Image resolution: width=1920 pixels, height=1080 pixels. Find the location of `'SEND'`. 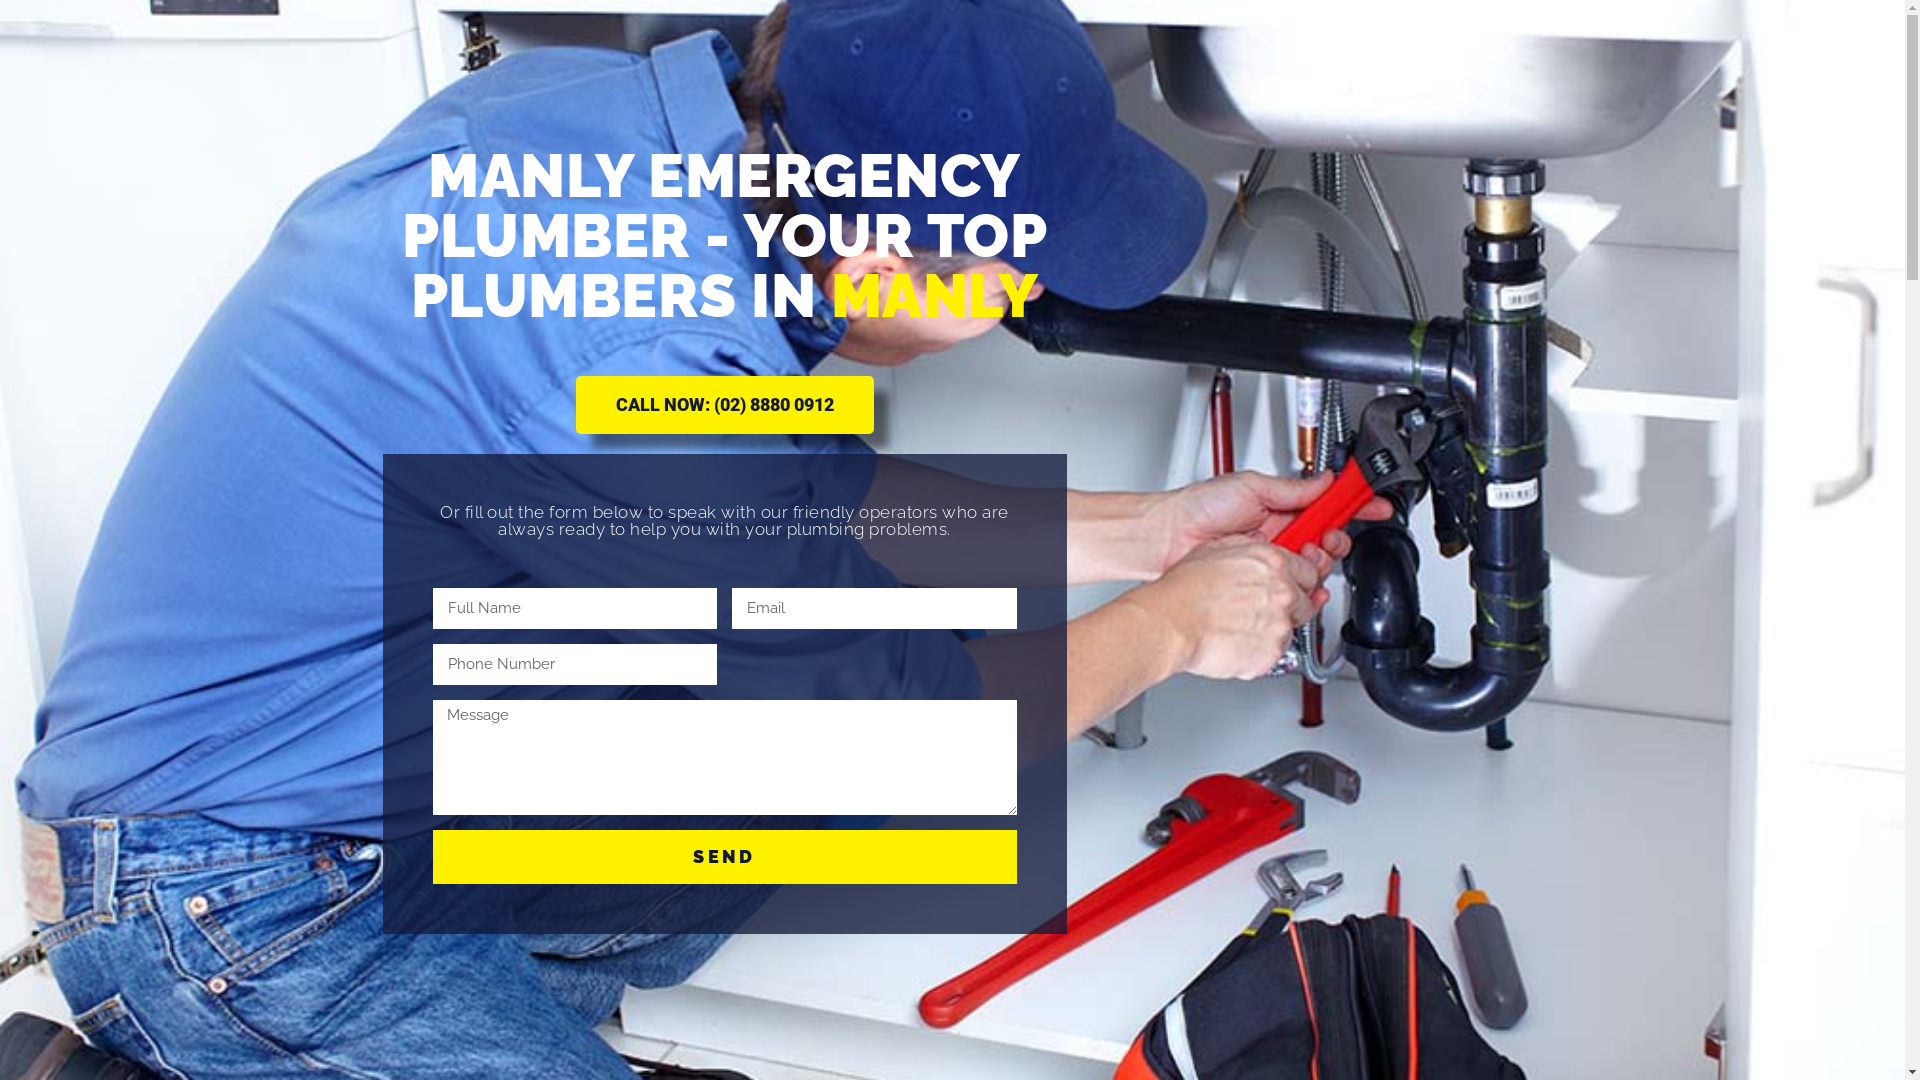

'SEND' is located at coordinates (723, 855).